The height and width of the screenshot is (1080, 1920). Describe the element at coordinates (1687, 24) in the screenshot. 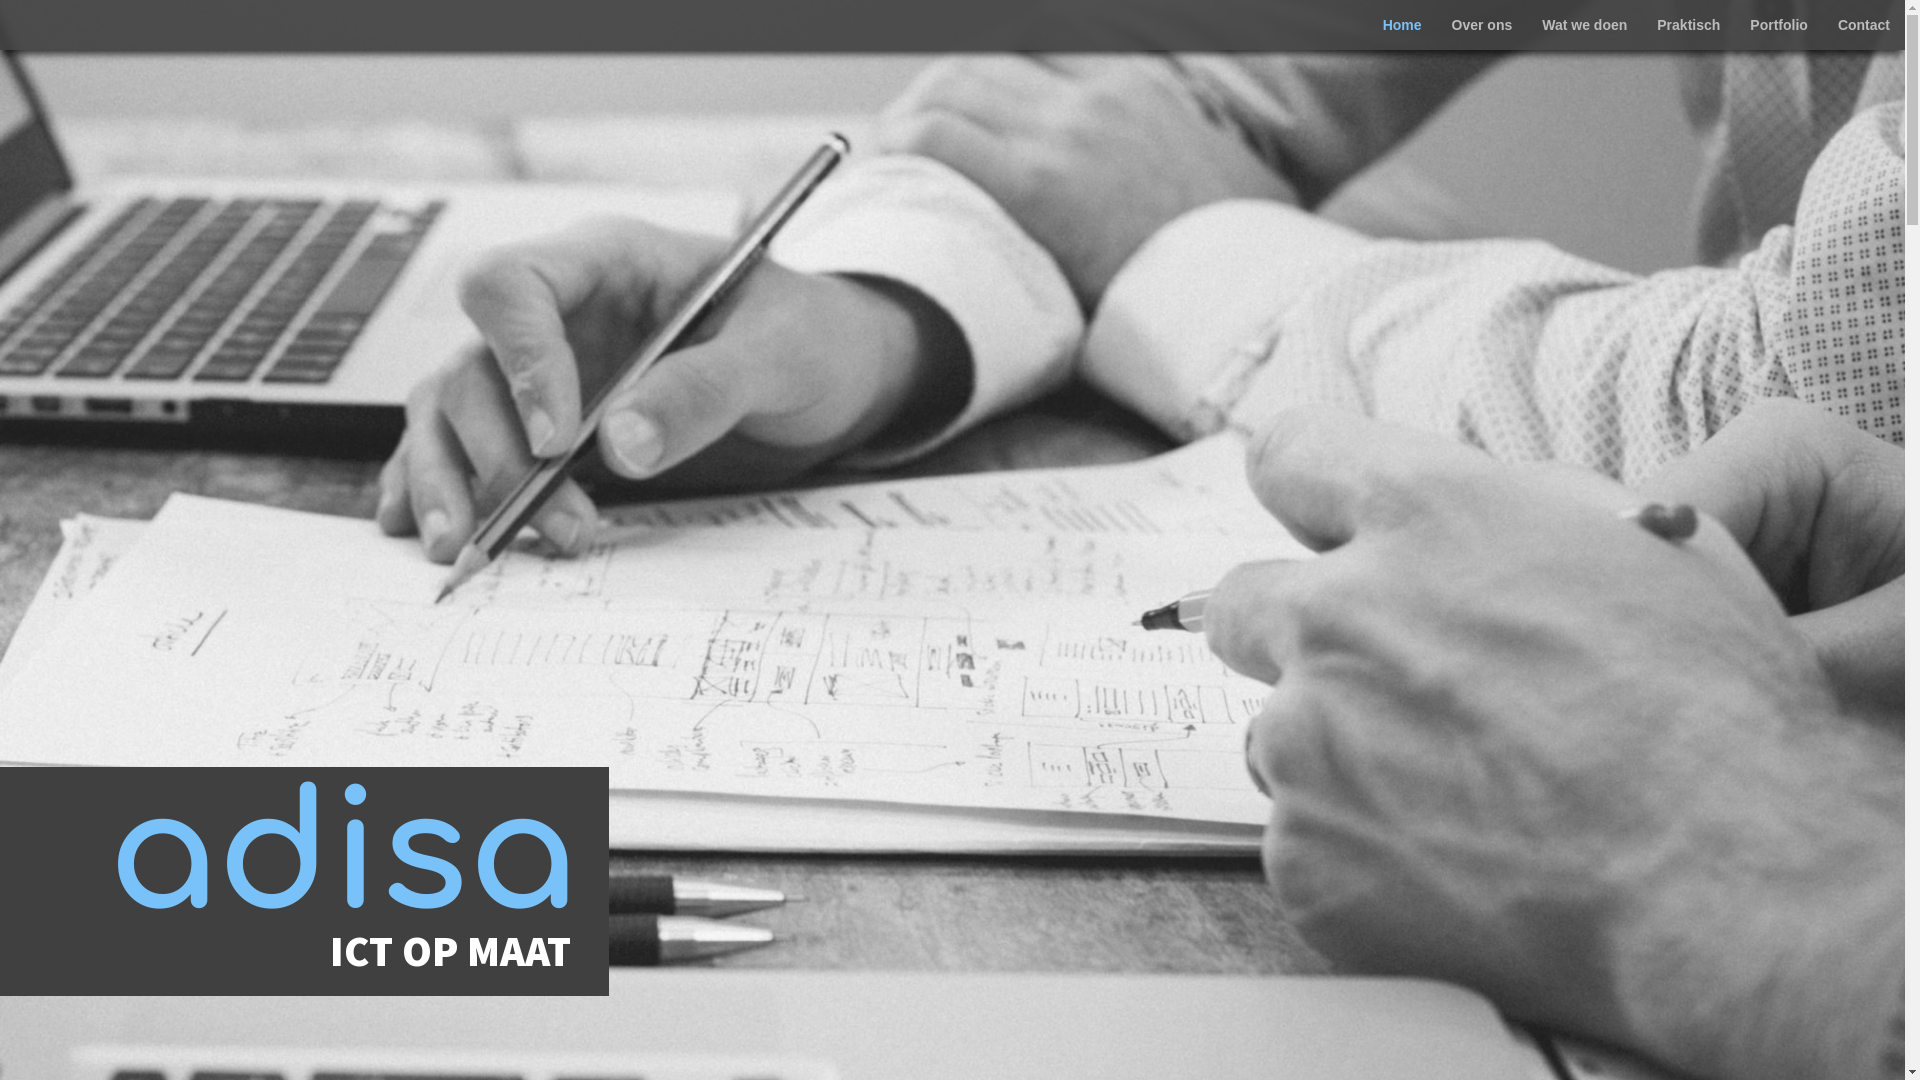

I see `'Praktisch'` at that location.